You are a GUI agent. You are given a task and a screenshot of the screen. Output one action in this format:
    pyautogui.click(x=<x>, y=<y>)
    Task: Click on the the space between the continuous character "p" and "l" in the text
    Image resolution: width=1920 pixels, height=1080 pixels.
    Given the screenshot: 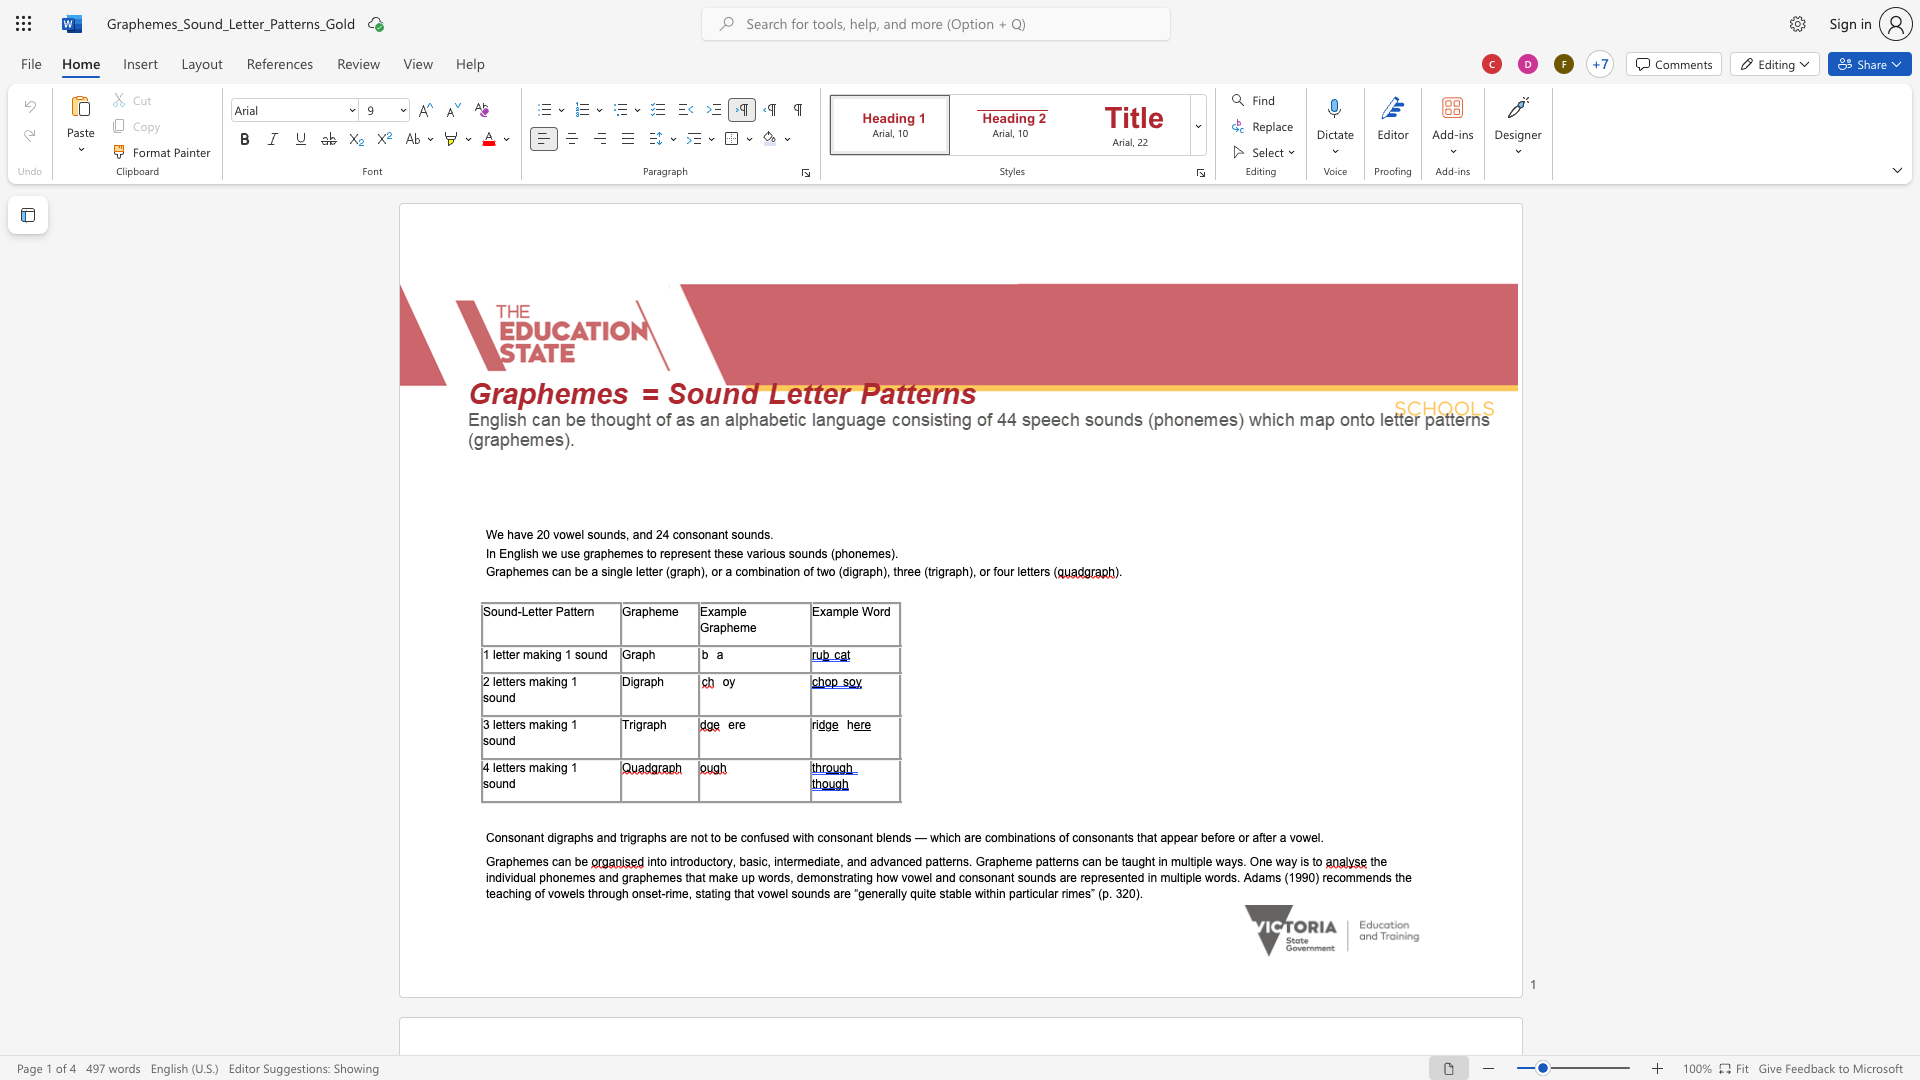 What is the action you would take?
    pyautogui.click(x=848, y=610)
    